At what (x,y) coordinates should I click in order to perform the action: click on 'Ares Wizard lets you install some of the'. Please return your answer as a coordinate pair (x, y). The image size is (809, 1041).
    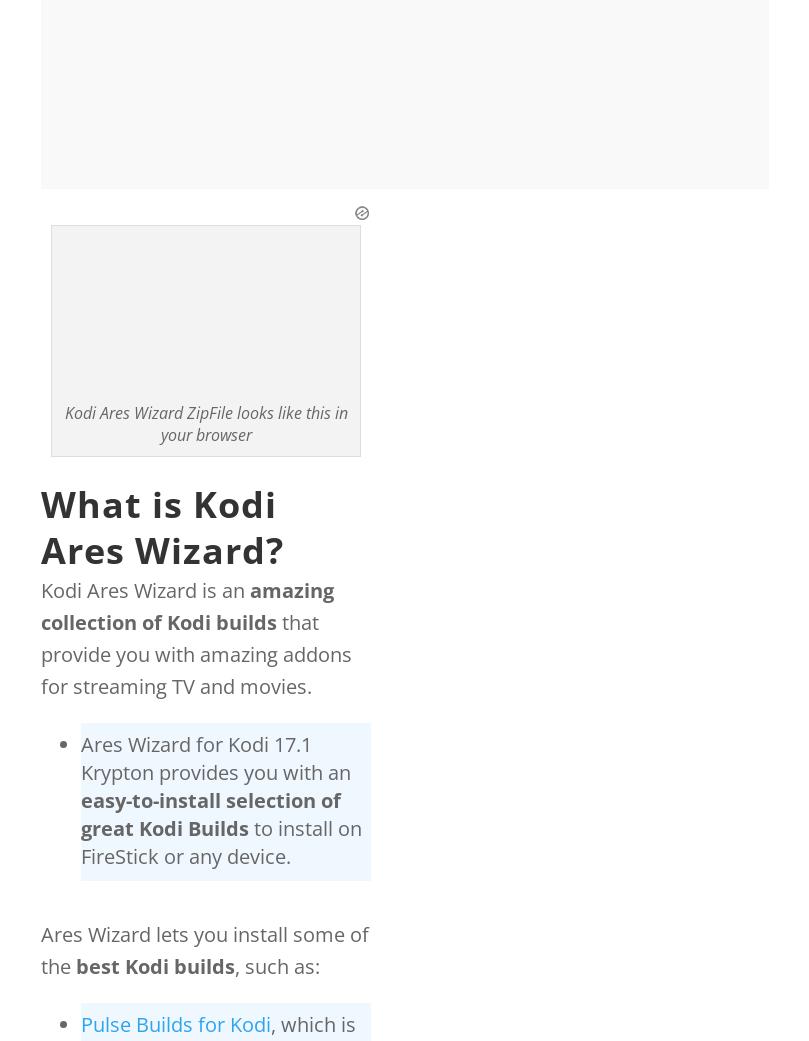
    Looking at the image, I should click on (204, 950).